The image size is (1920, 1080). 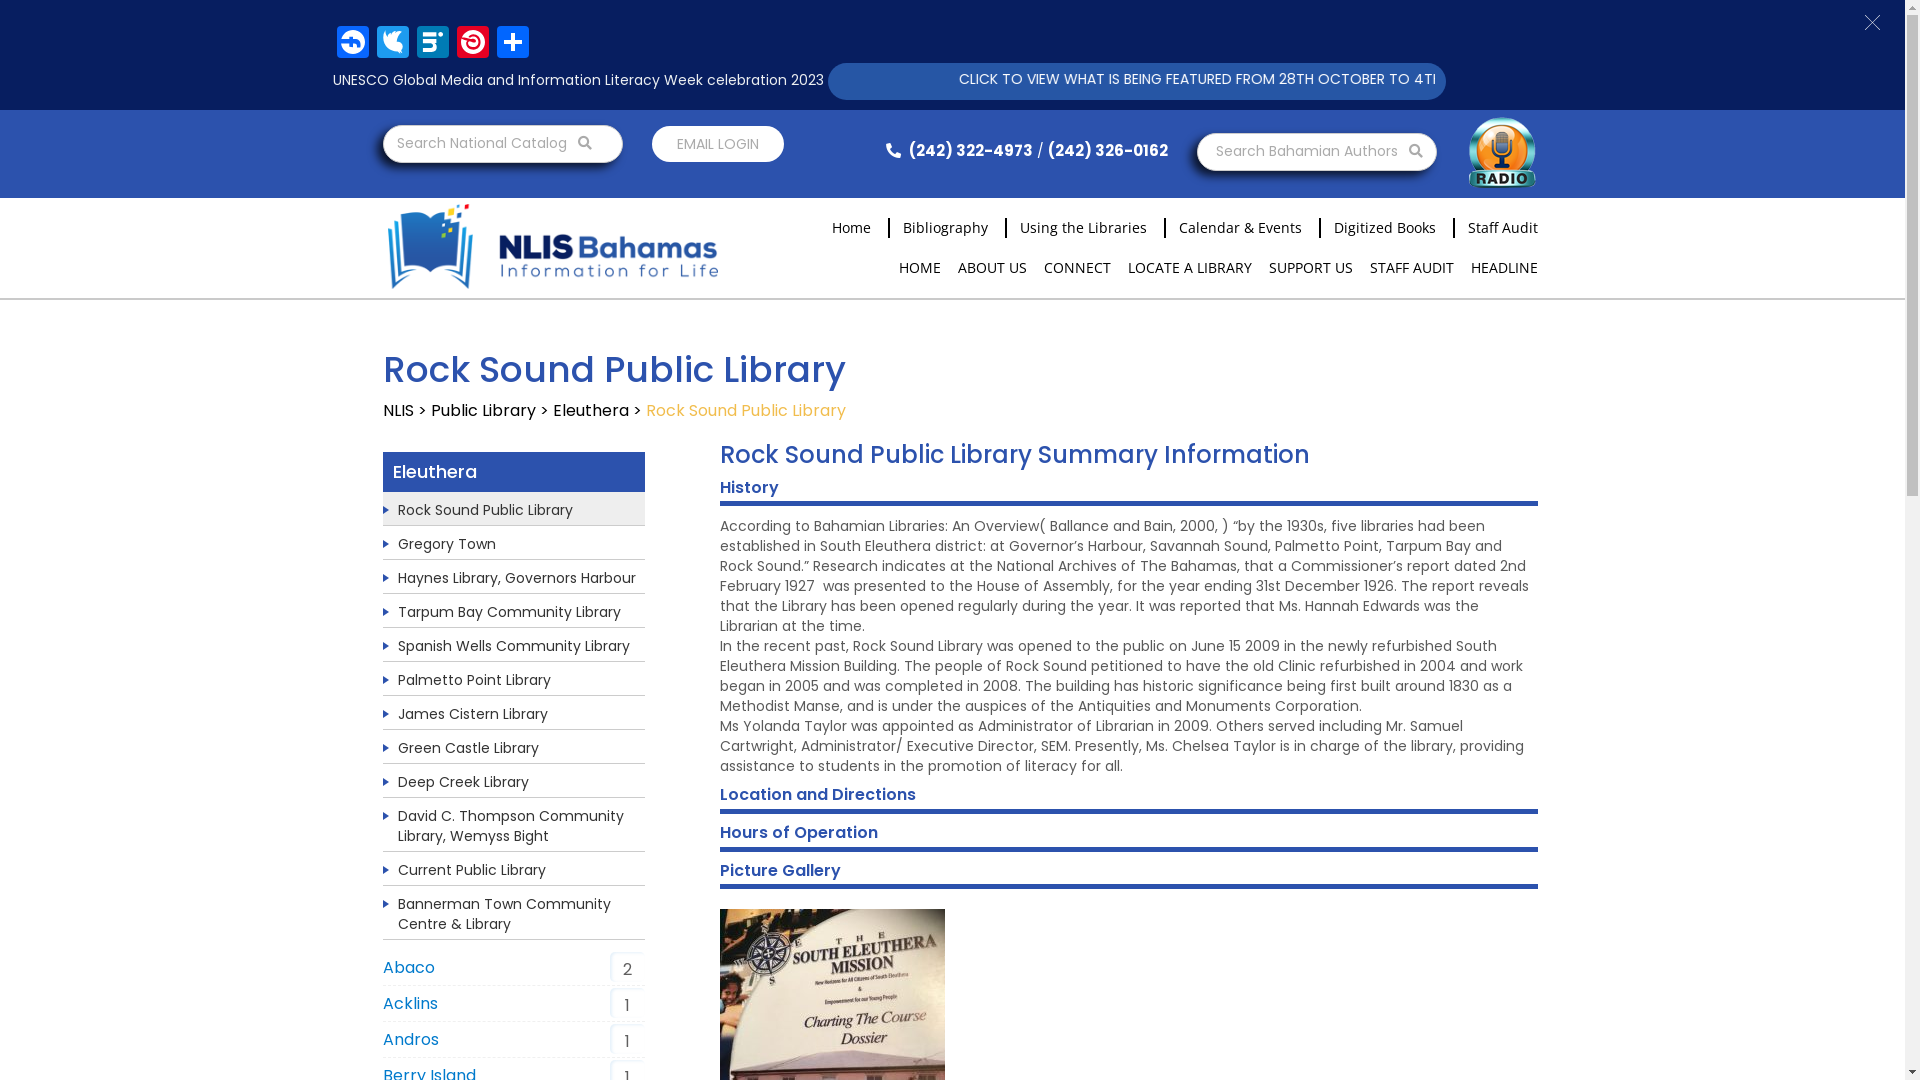 What do you see at coordinates (502, 142) in the screenshot?
I see `'Search National Catalog'` at bounding box center [502, 142].